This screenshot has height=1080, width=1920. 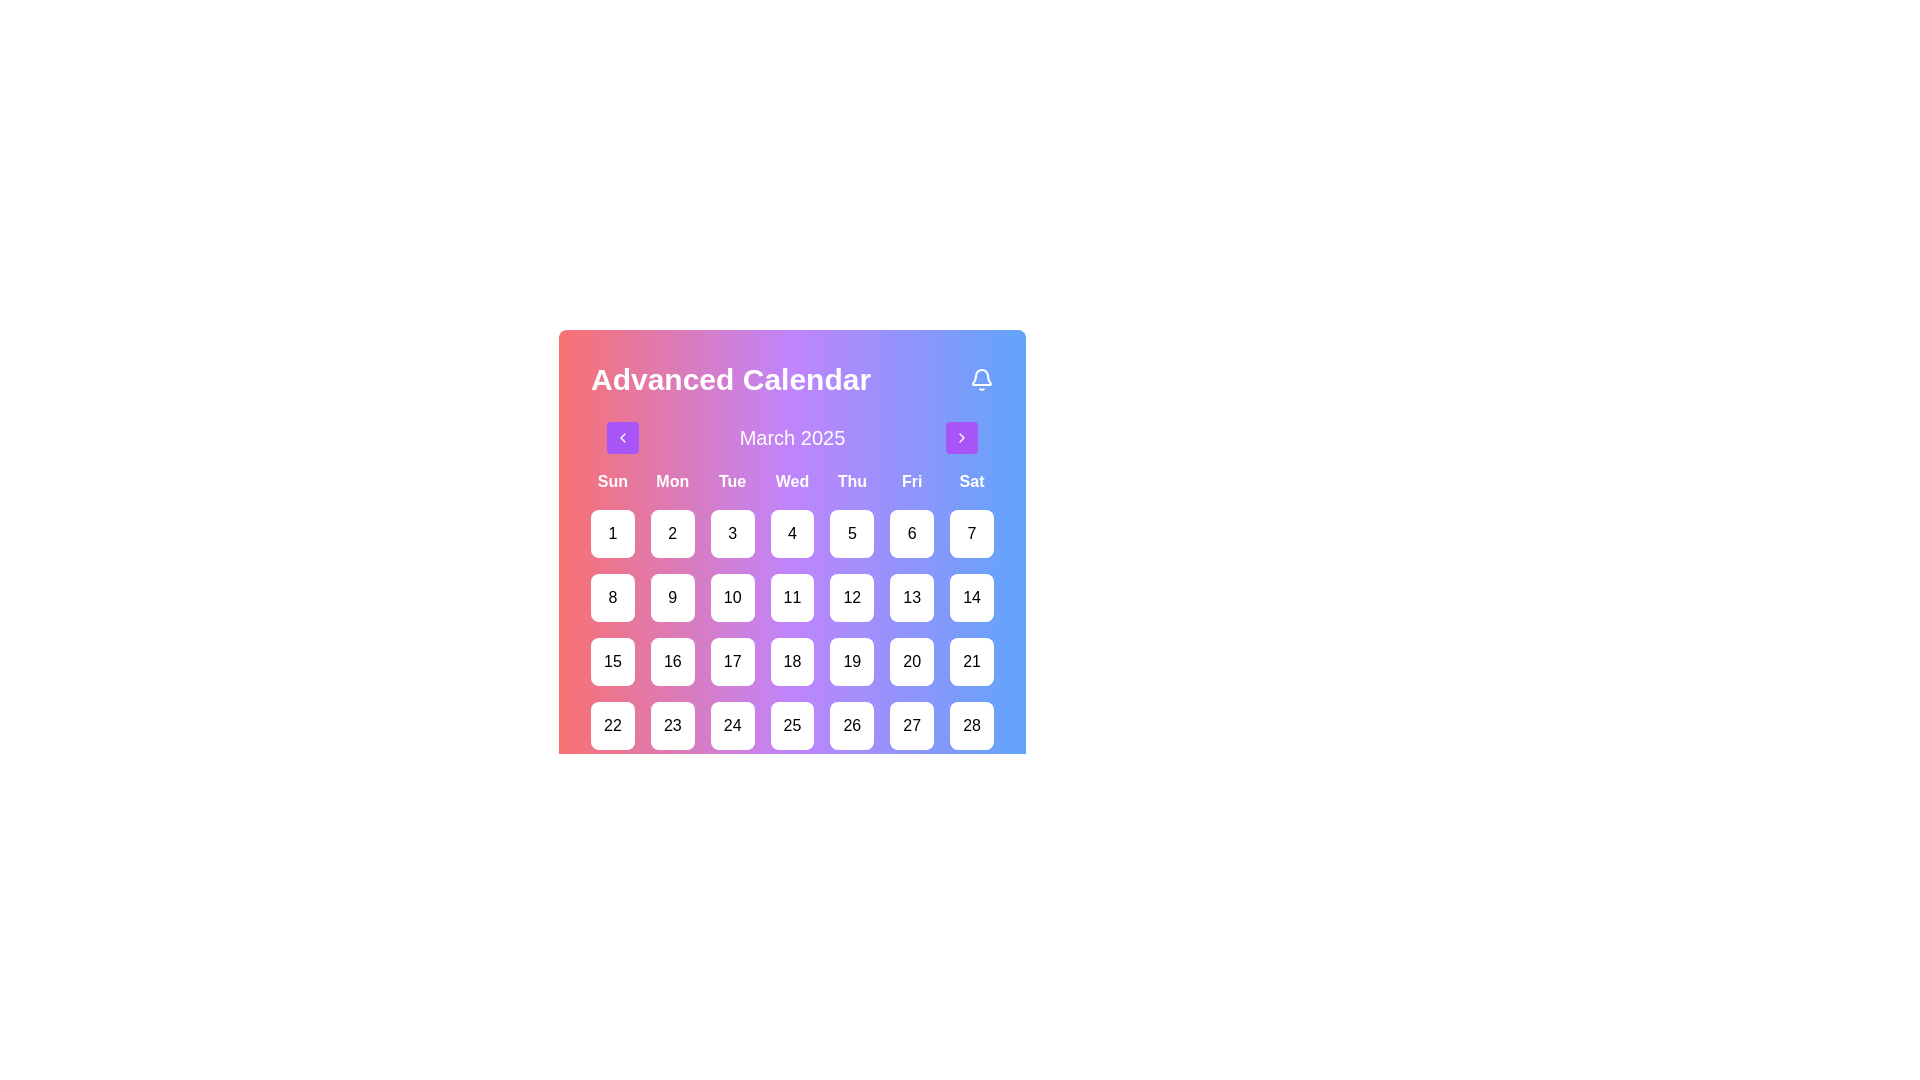 I want to click on the left-most navigation button in the title bar of the calendar interface, so click(x=622, y=437).